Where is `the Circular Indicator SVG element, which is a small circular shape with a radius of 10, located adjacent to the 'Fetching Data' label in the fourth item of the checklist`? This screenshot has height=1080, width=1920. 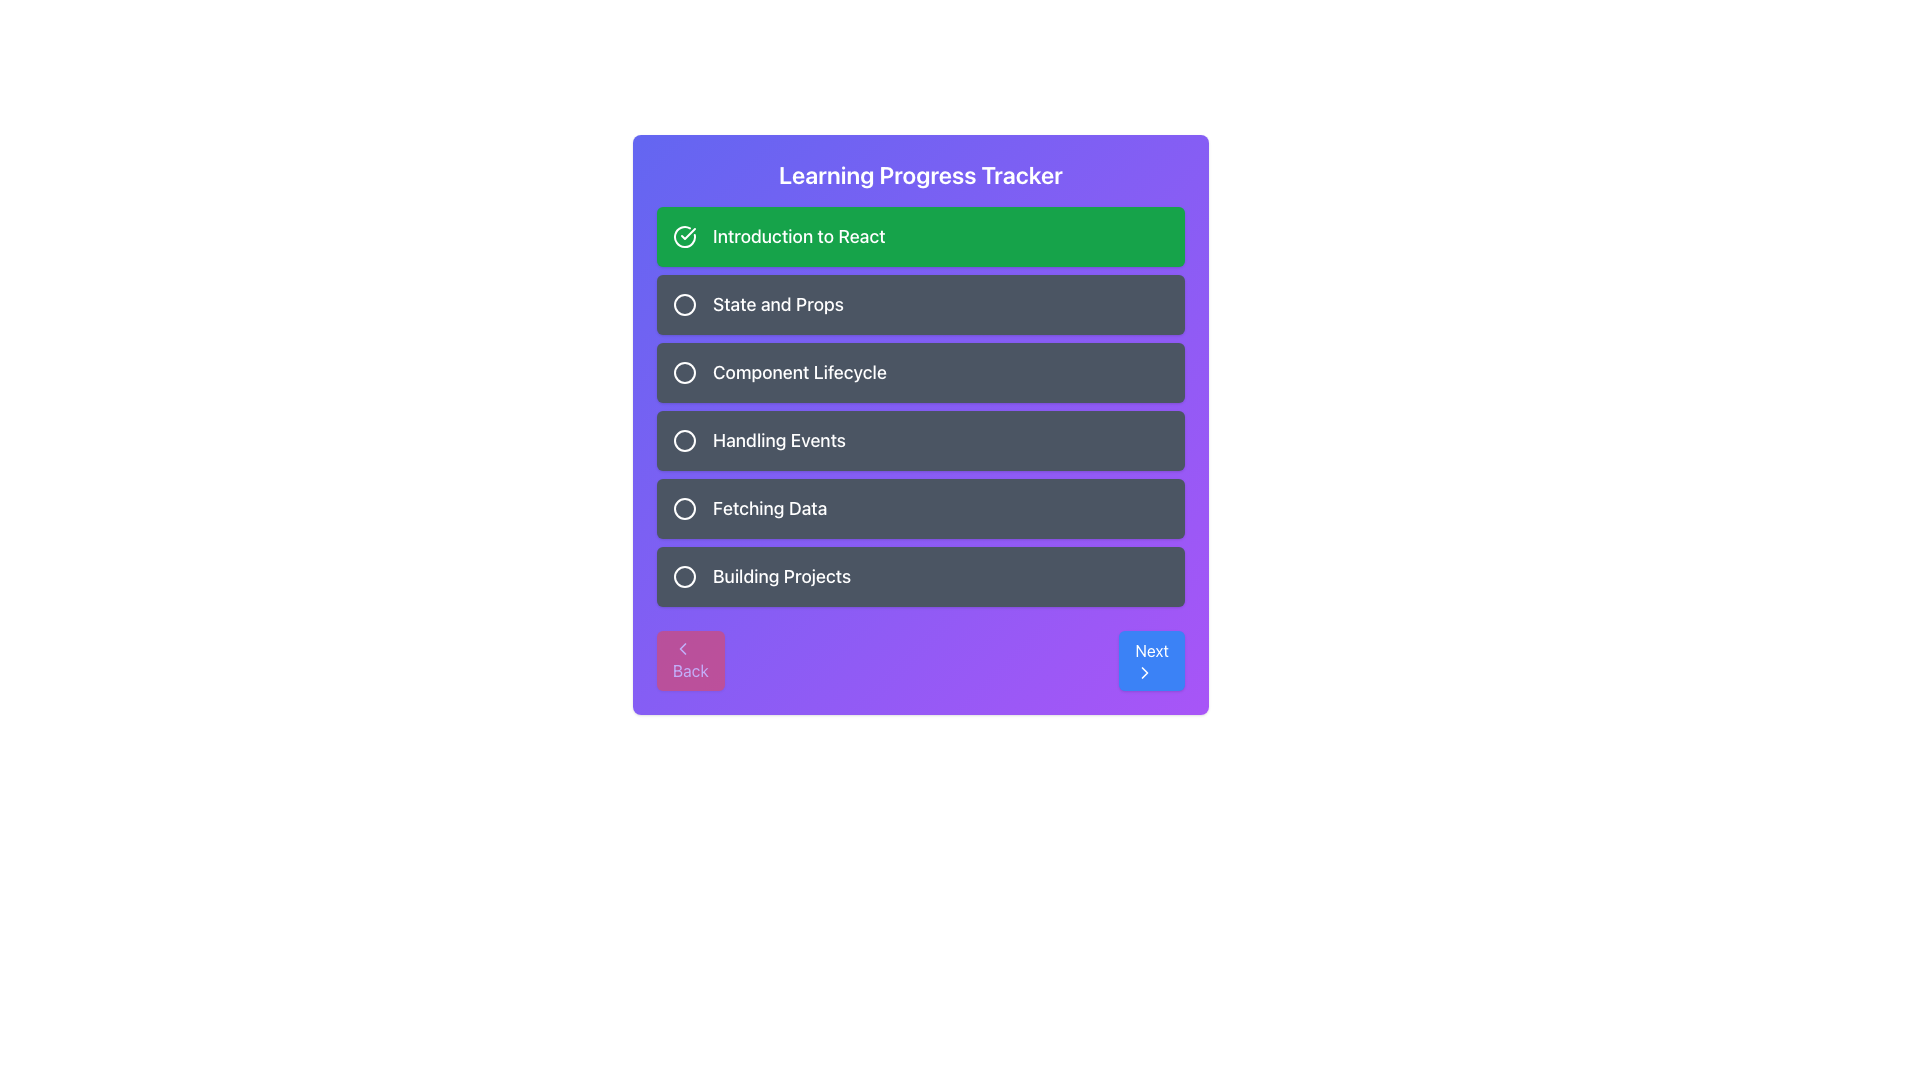
the Circular Indicator SVG element, which is a small circular shape with a radius of 10, located adjacent to the 'Fetching Data' label in the fourth item of the checklist is located at coordinates (685, 508).